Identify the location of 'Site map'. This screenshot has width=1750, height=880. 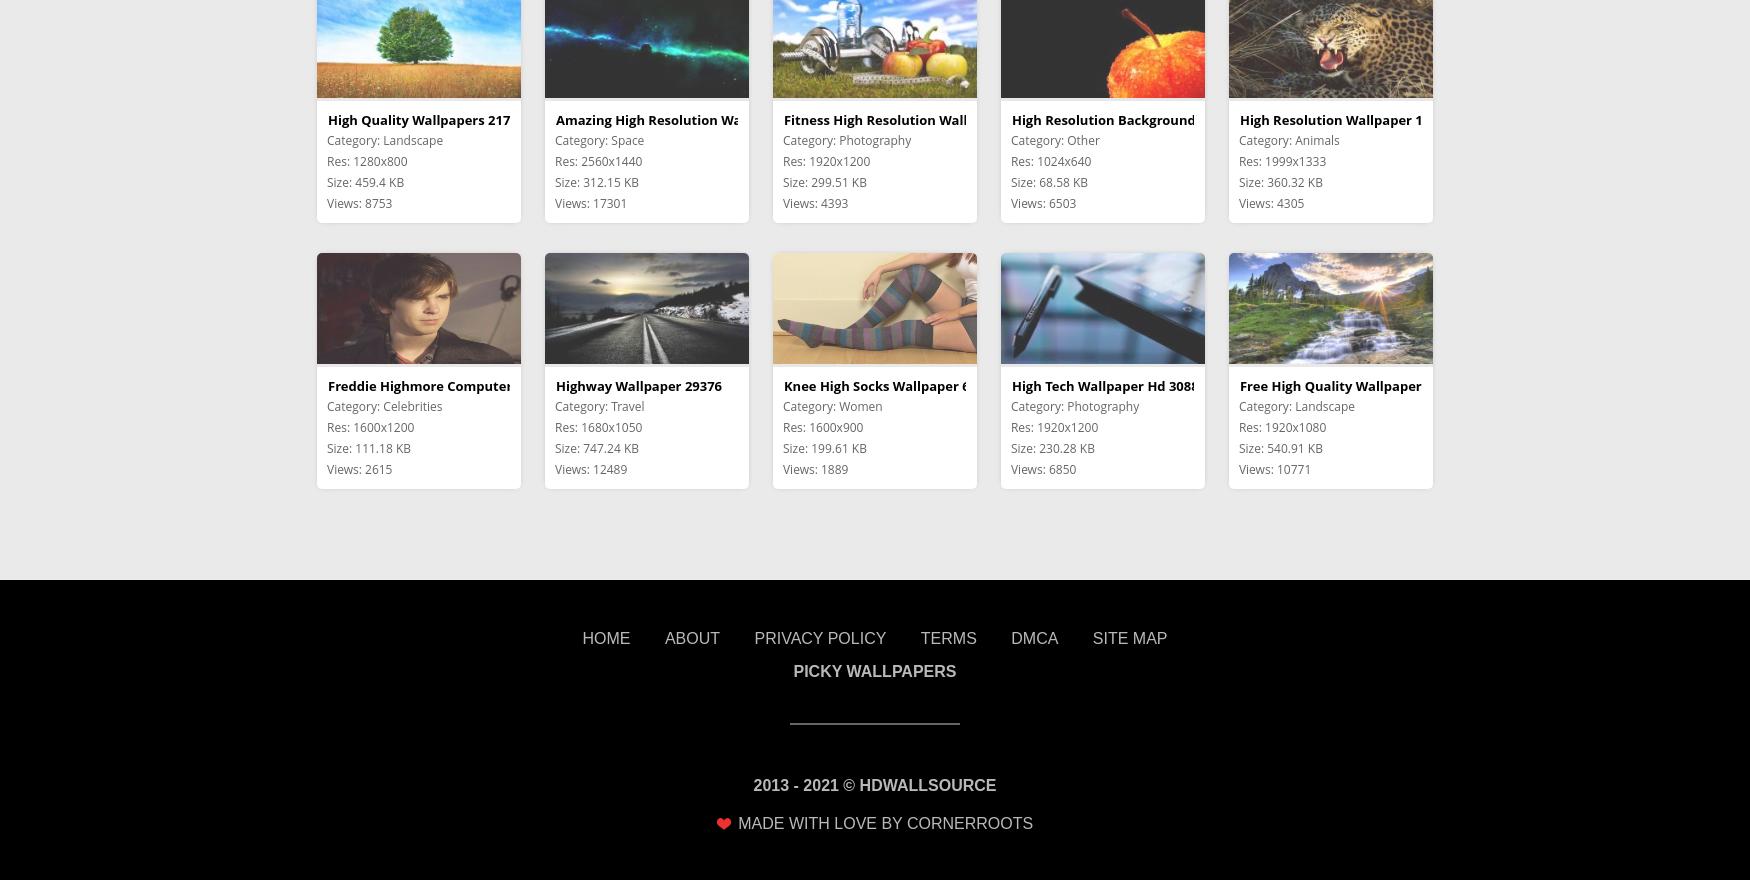
(1128, 638).